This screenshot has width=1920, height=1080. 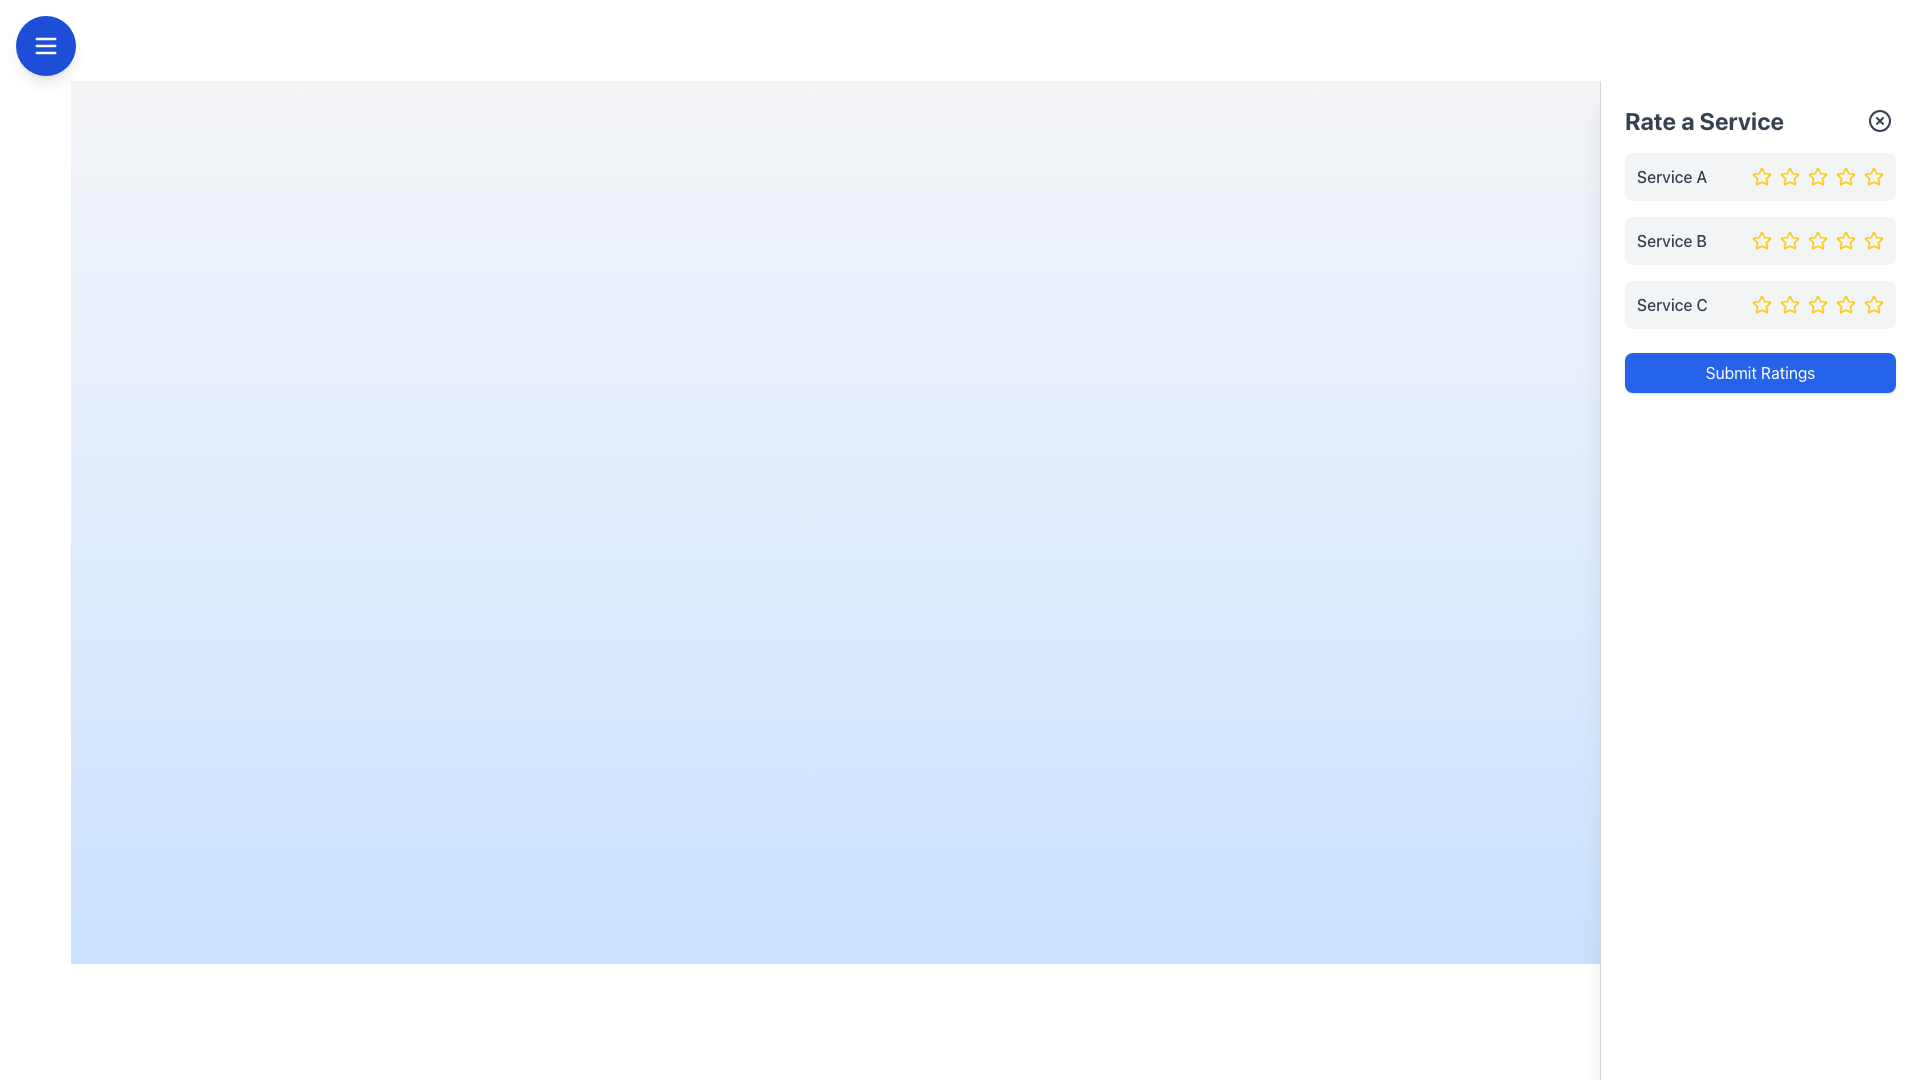 What do you see at coordinates (1818, 176) in the screenshot?
I see `the fourth star icon in the 'Rate a Service' section next to the 'Service A' label` at bounding box center [1818, 176].